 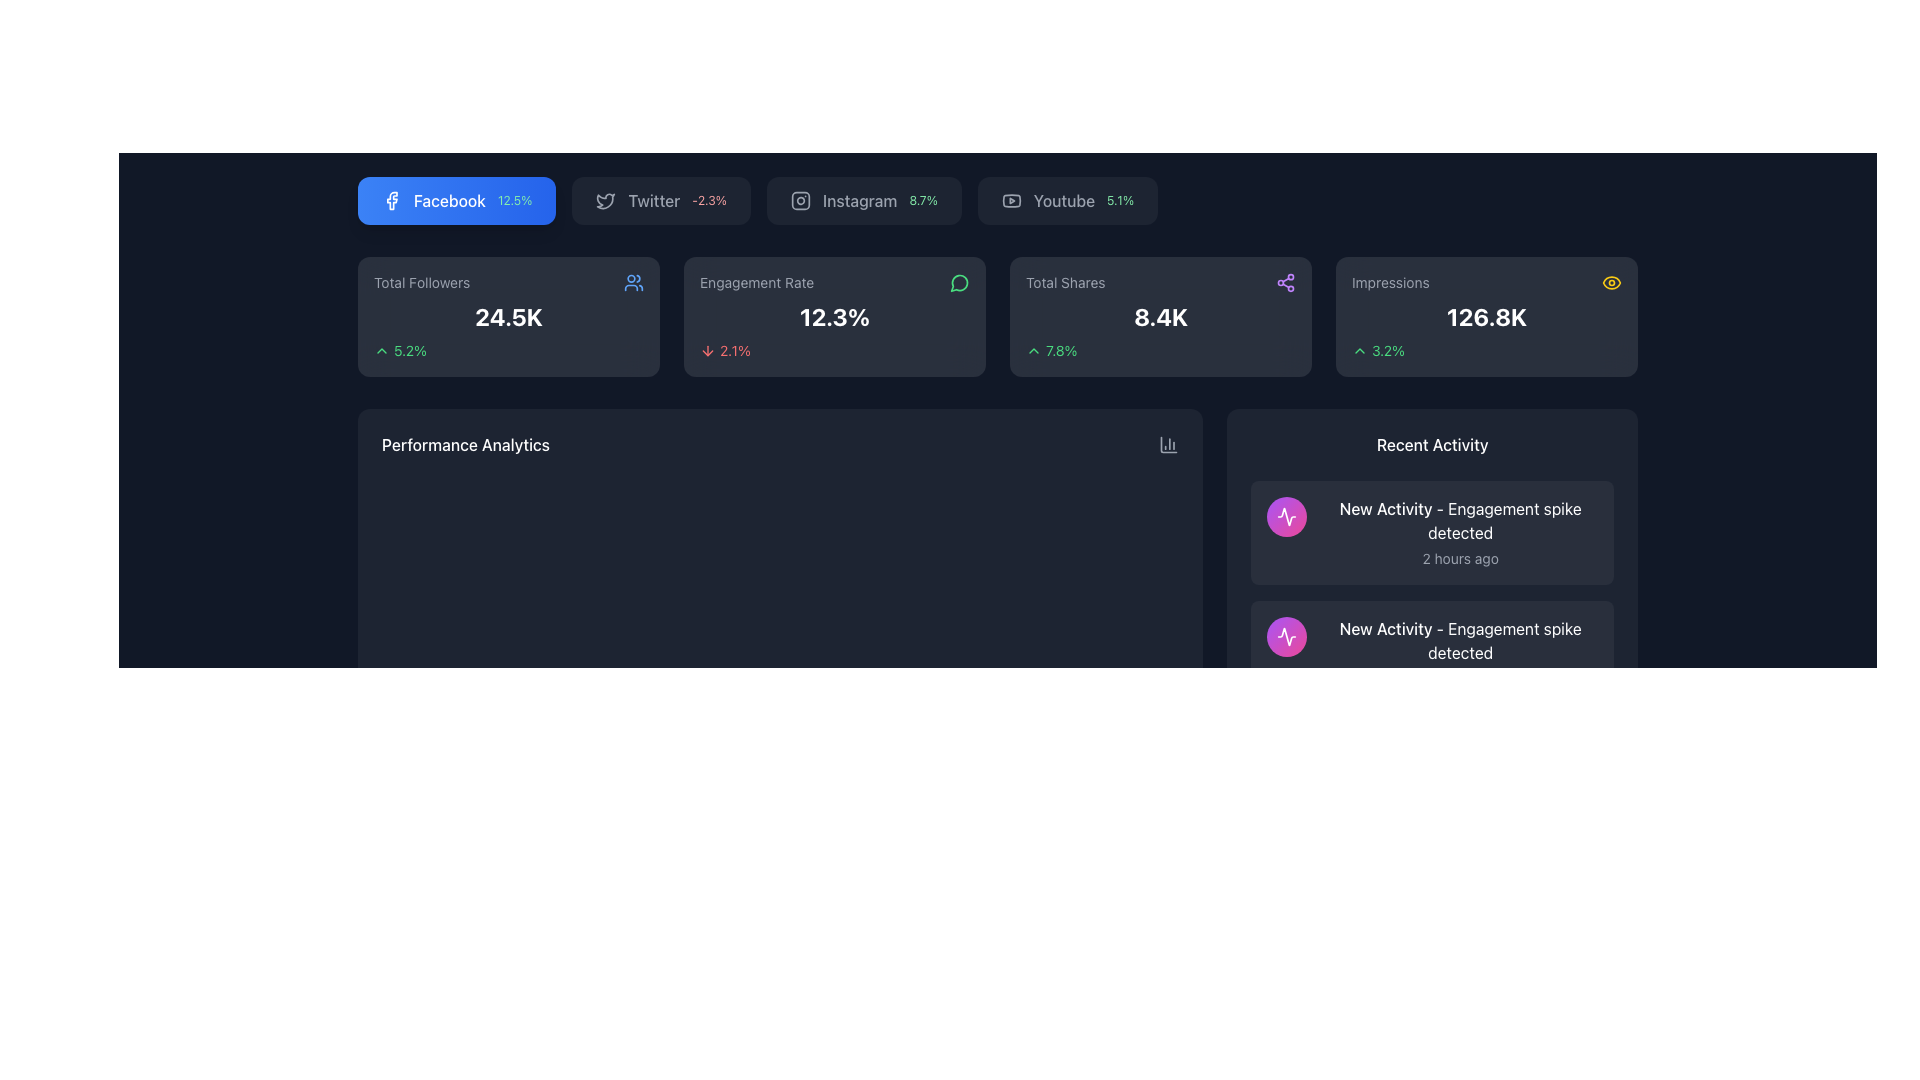 I want to click on the Notification item displaying 'New Activity - Engagement spike detected' in the 'Recent Activity' section, so click(x=1431, y=771).